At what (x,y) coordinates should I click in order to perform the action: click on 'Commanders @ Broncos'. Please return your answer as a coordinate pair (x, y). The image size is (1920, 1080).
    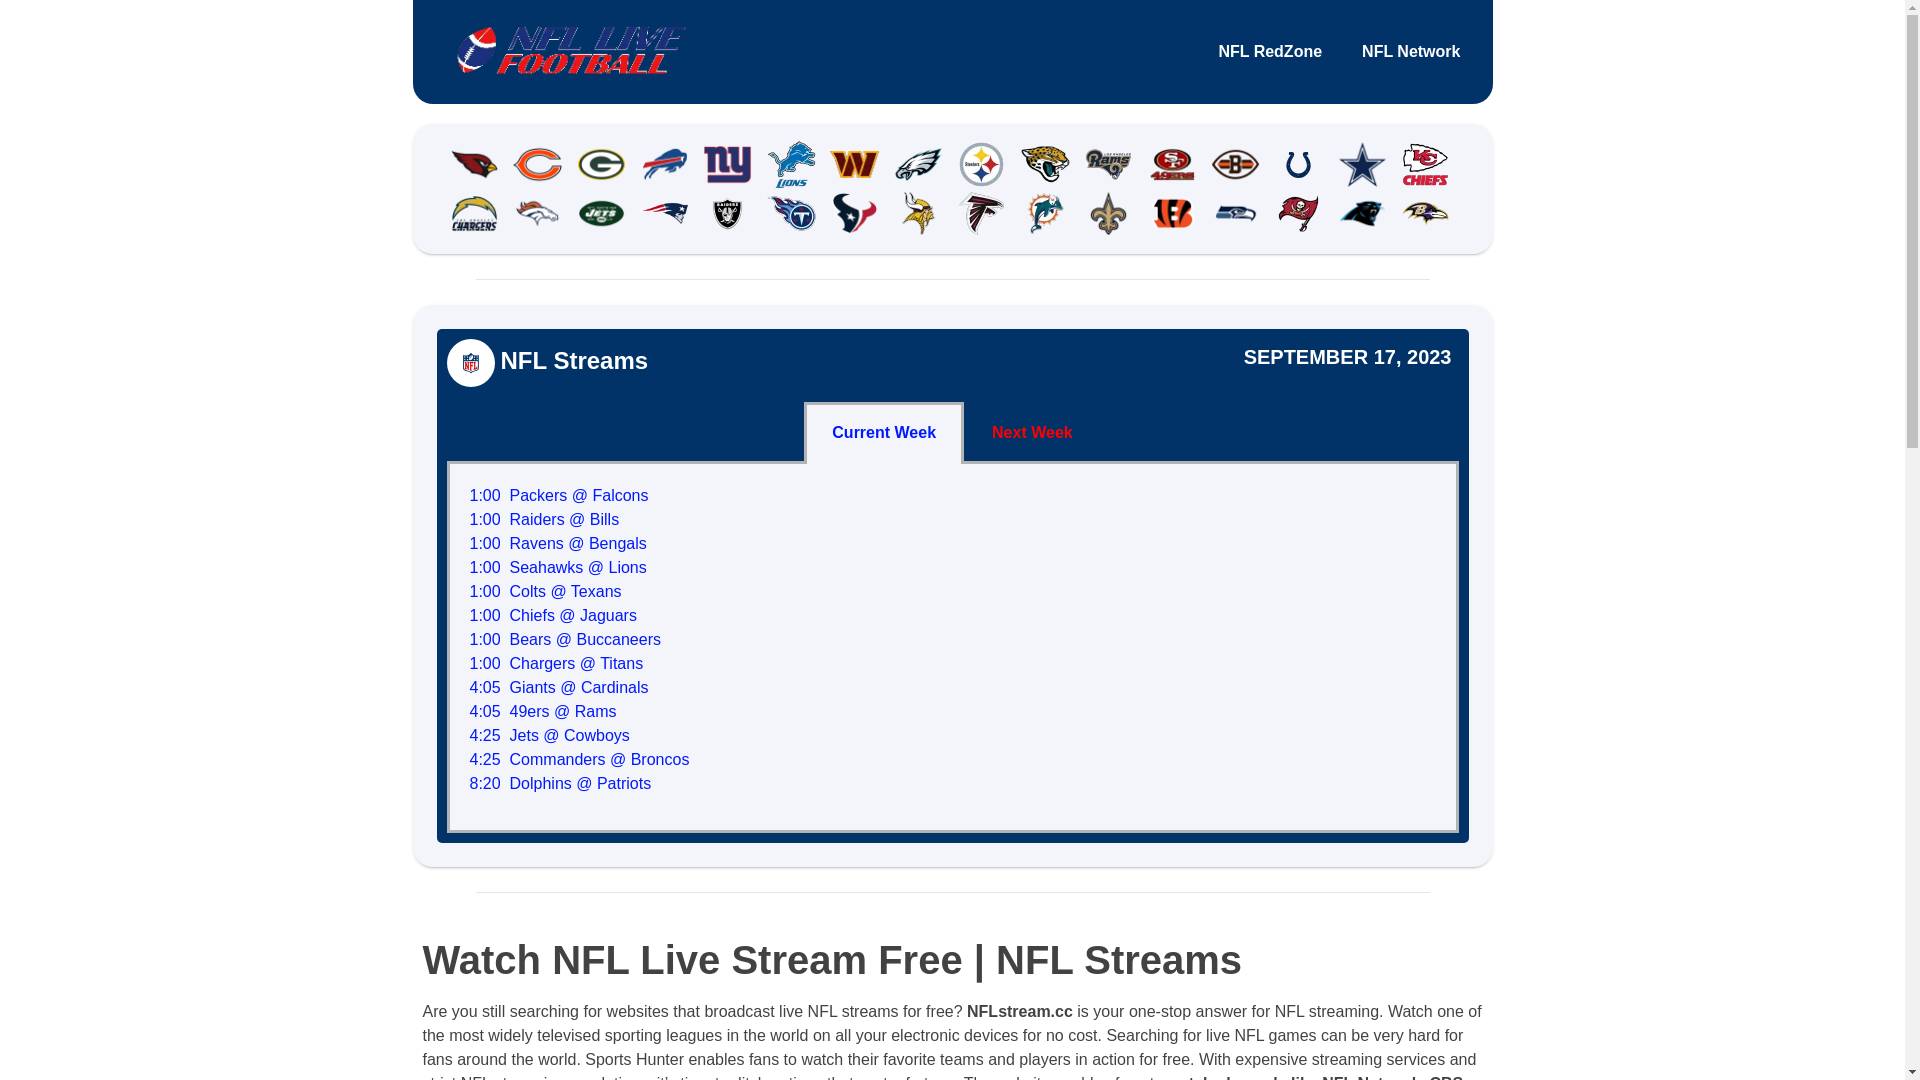
    Looking at the image, I should click on (599, 759).